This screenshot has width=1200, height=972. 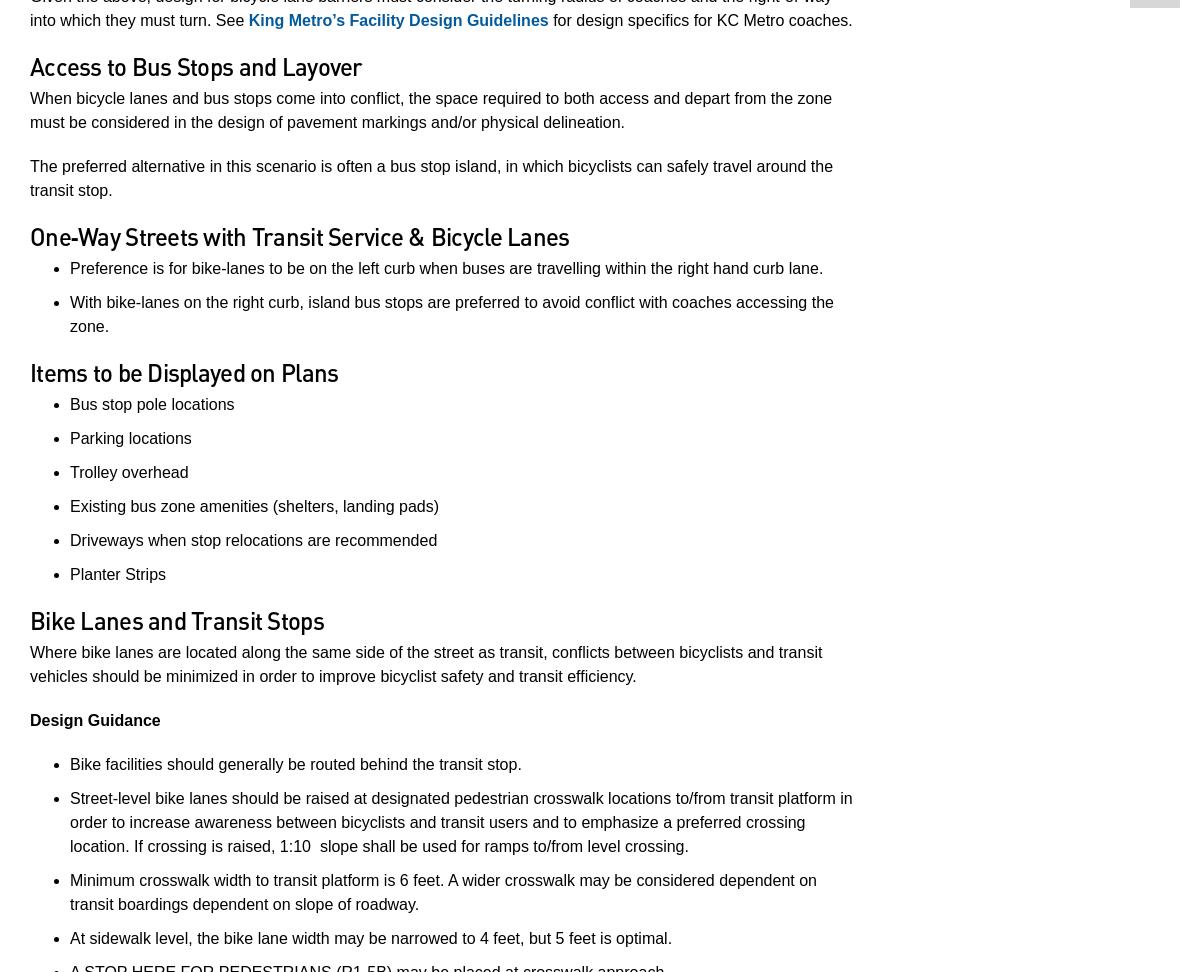 I want to click on 'Minimum crosswalk width to transit platform is 6 feet. A wider crosswalk may be considered dependent on transit boardings dependent on slope of roadway.', so click(x=443, y=891).